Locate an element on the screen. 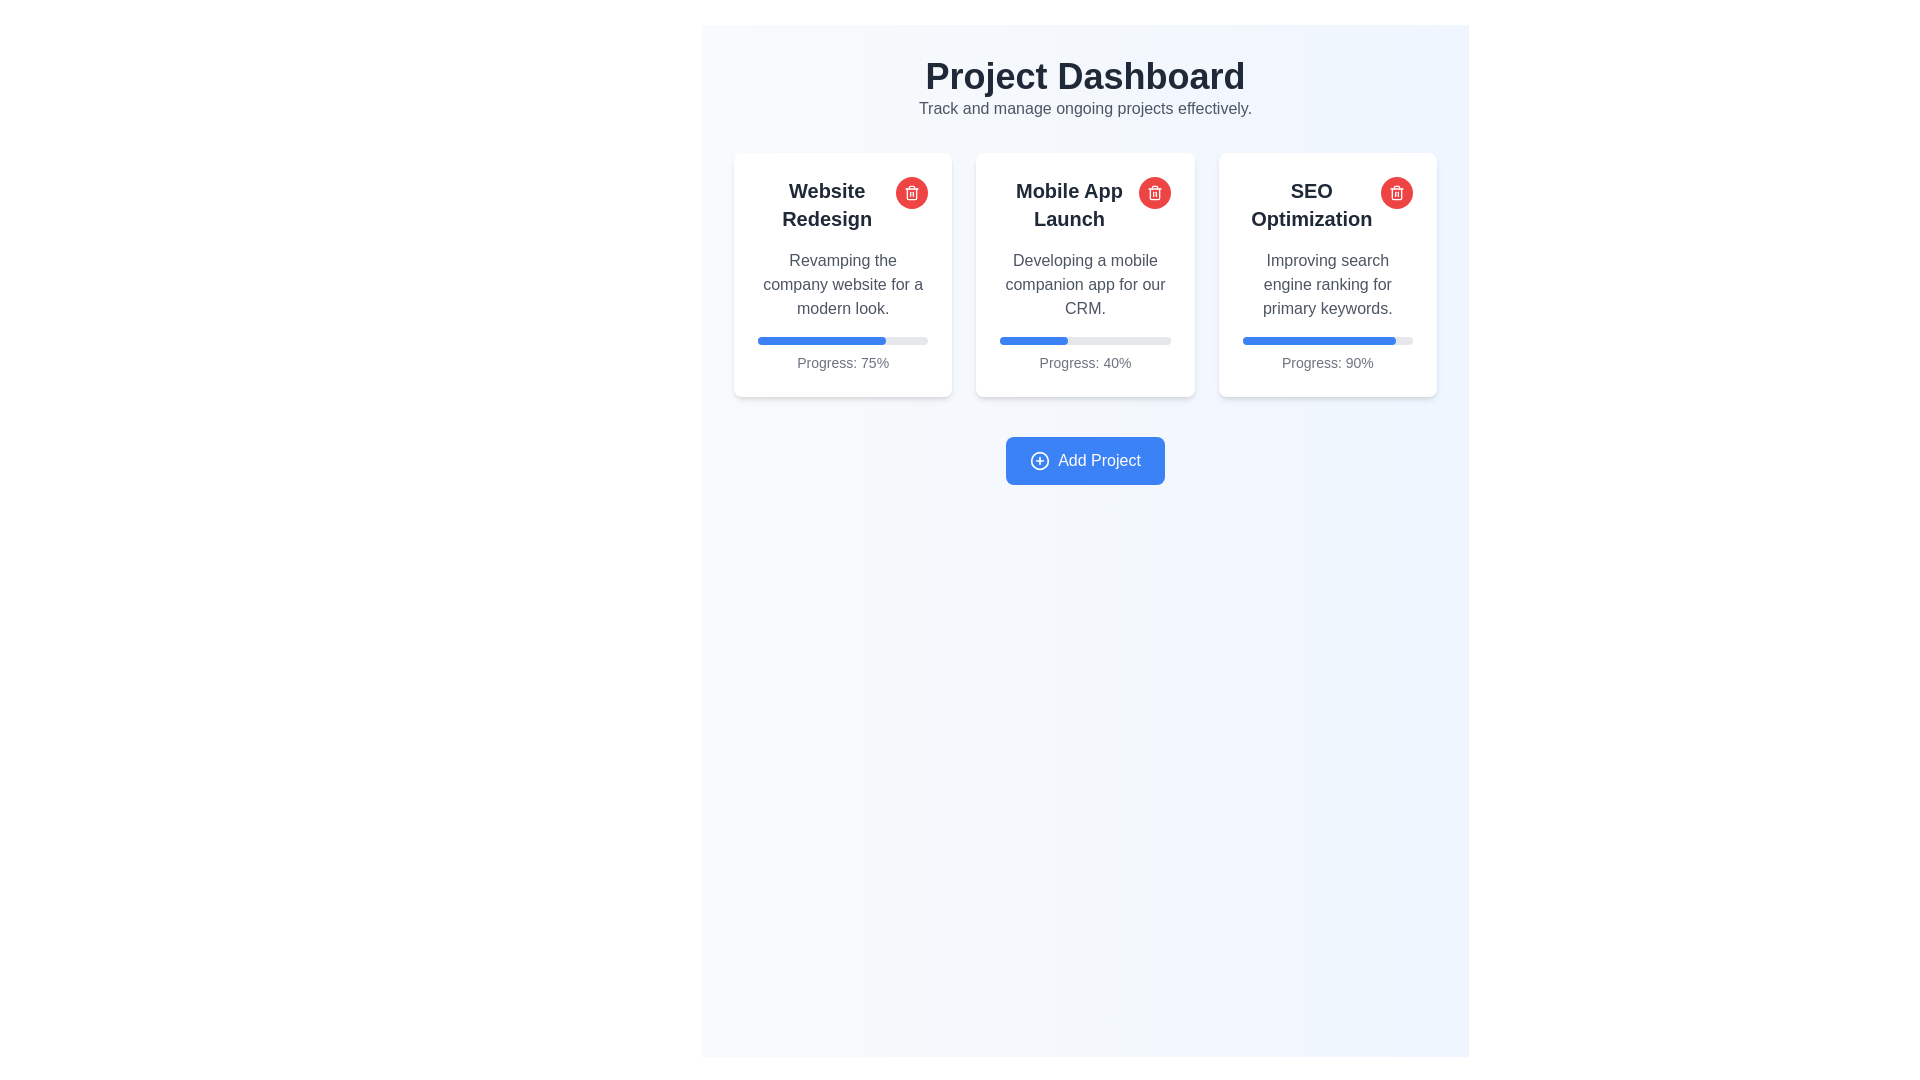 This screenshot has height=1080, width=1920. the interactive progress card element in the Project Dashboard section is located at coordinates (1084, 274).